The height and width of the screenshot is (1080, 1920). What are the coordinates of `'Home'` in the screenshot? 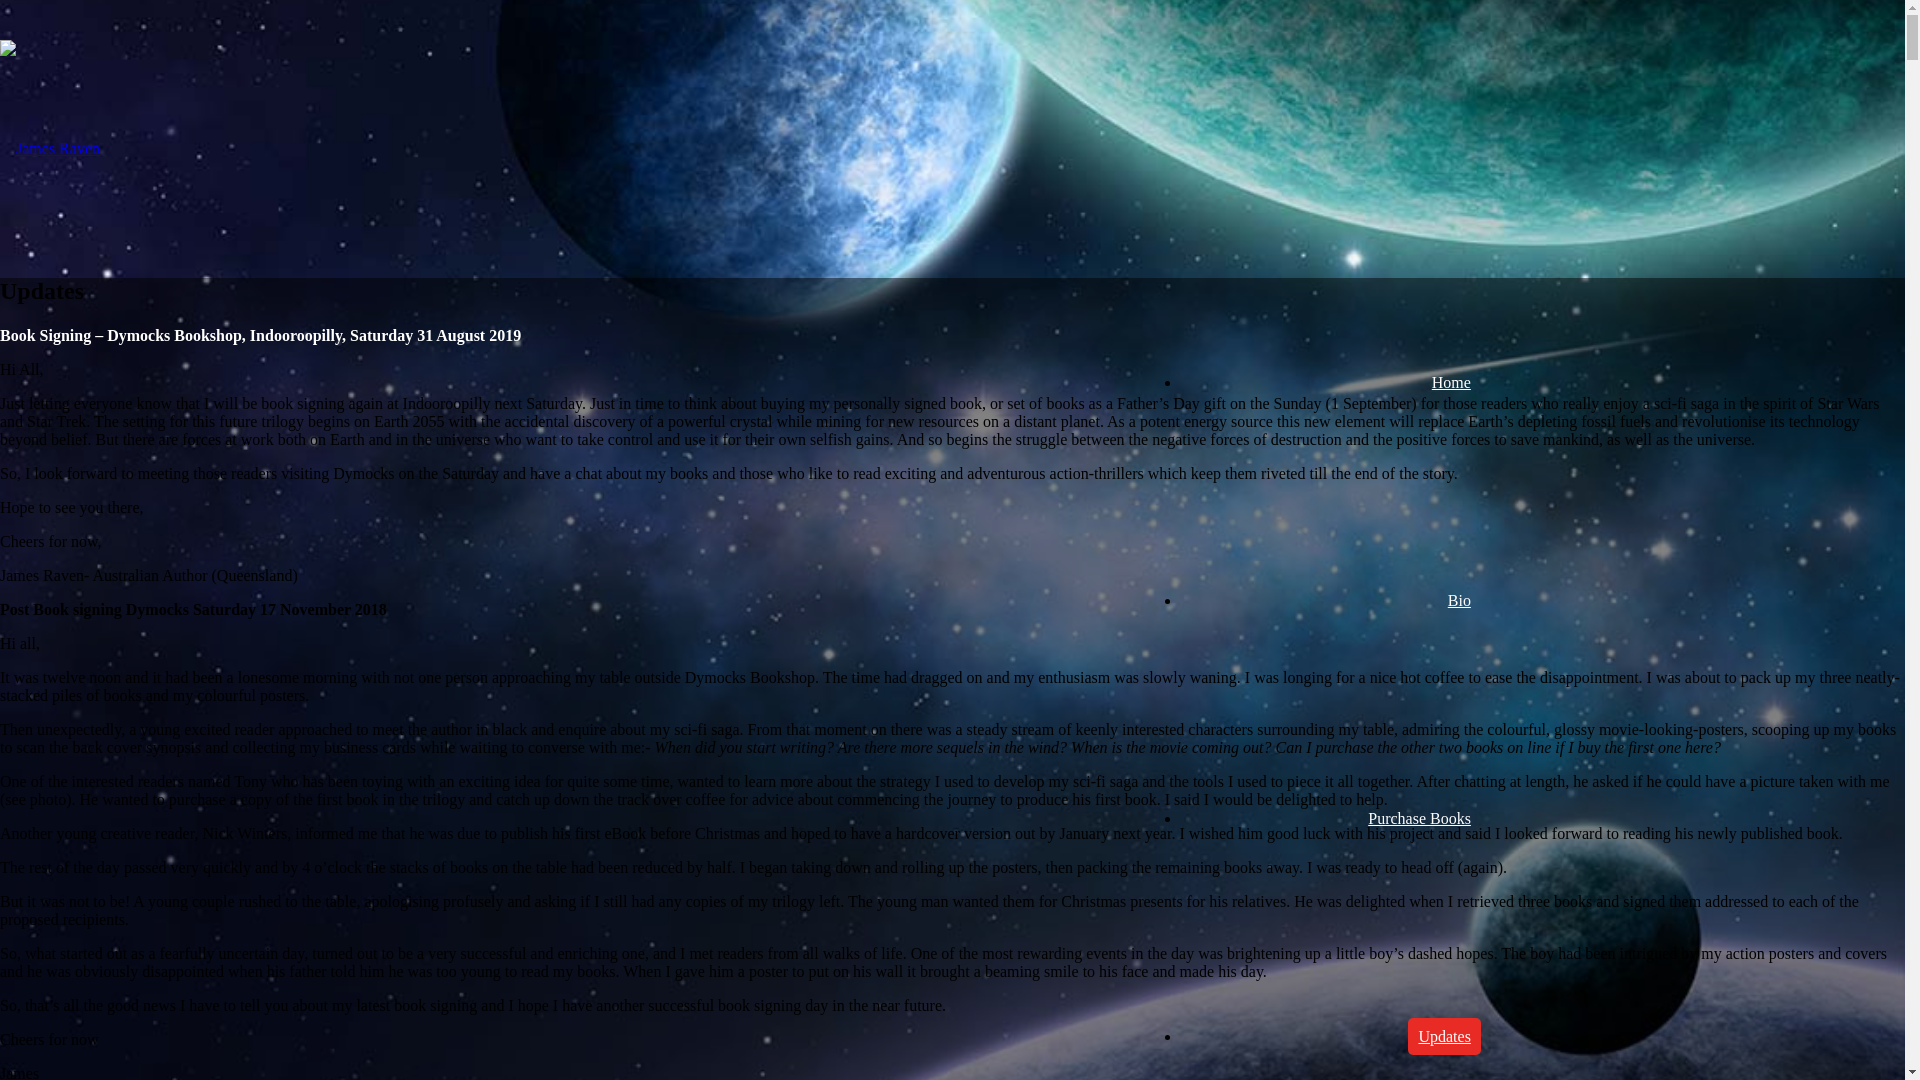 It's located at (1451, 382).